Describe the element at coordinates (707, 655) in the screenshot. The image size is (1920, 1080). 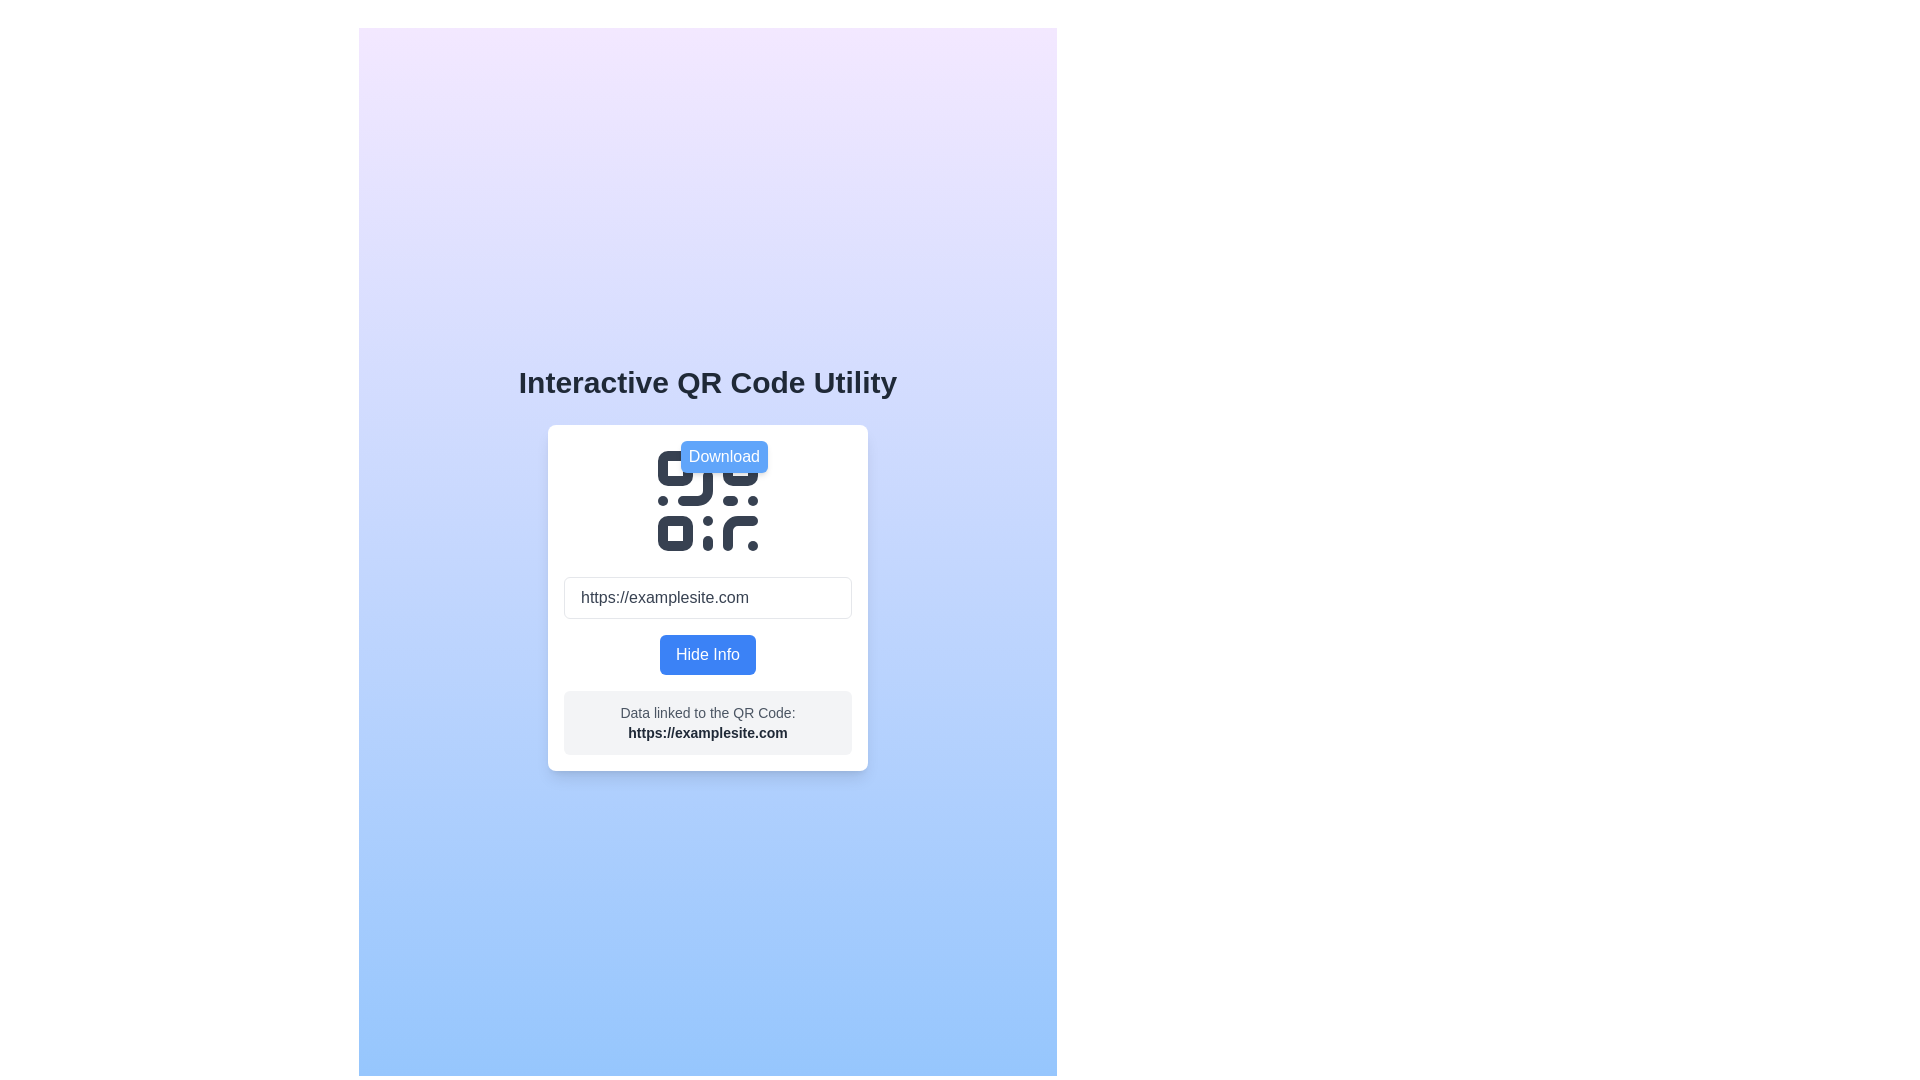
I see `the 'Hide Info' button, which is a rectangular button with rounded corners, blue background, and white text` at that location.